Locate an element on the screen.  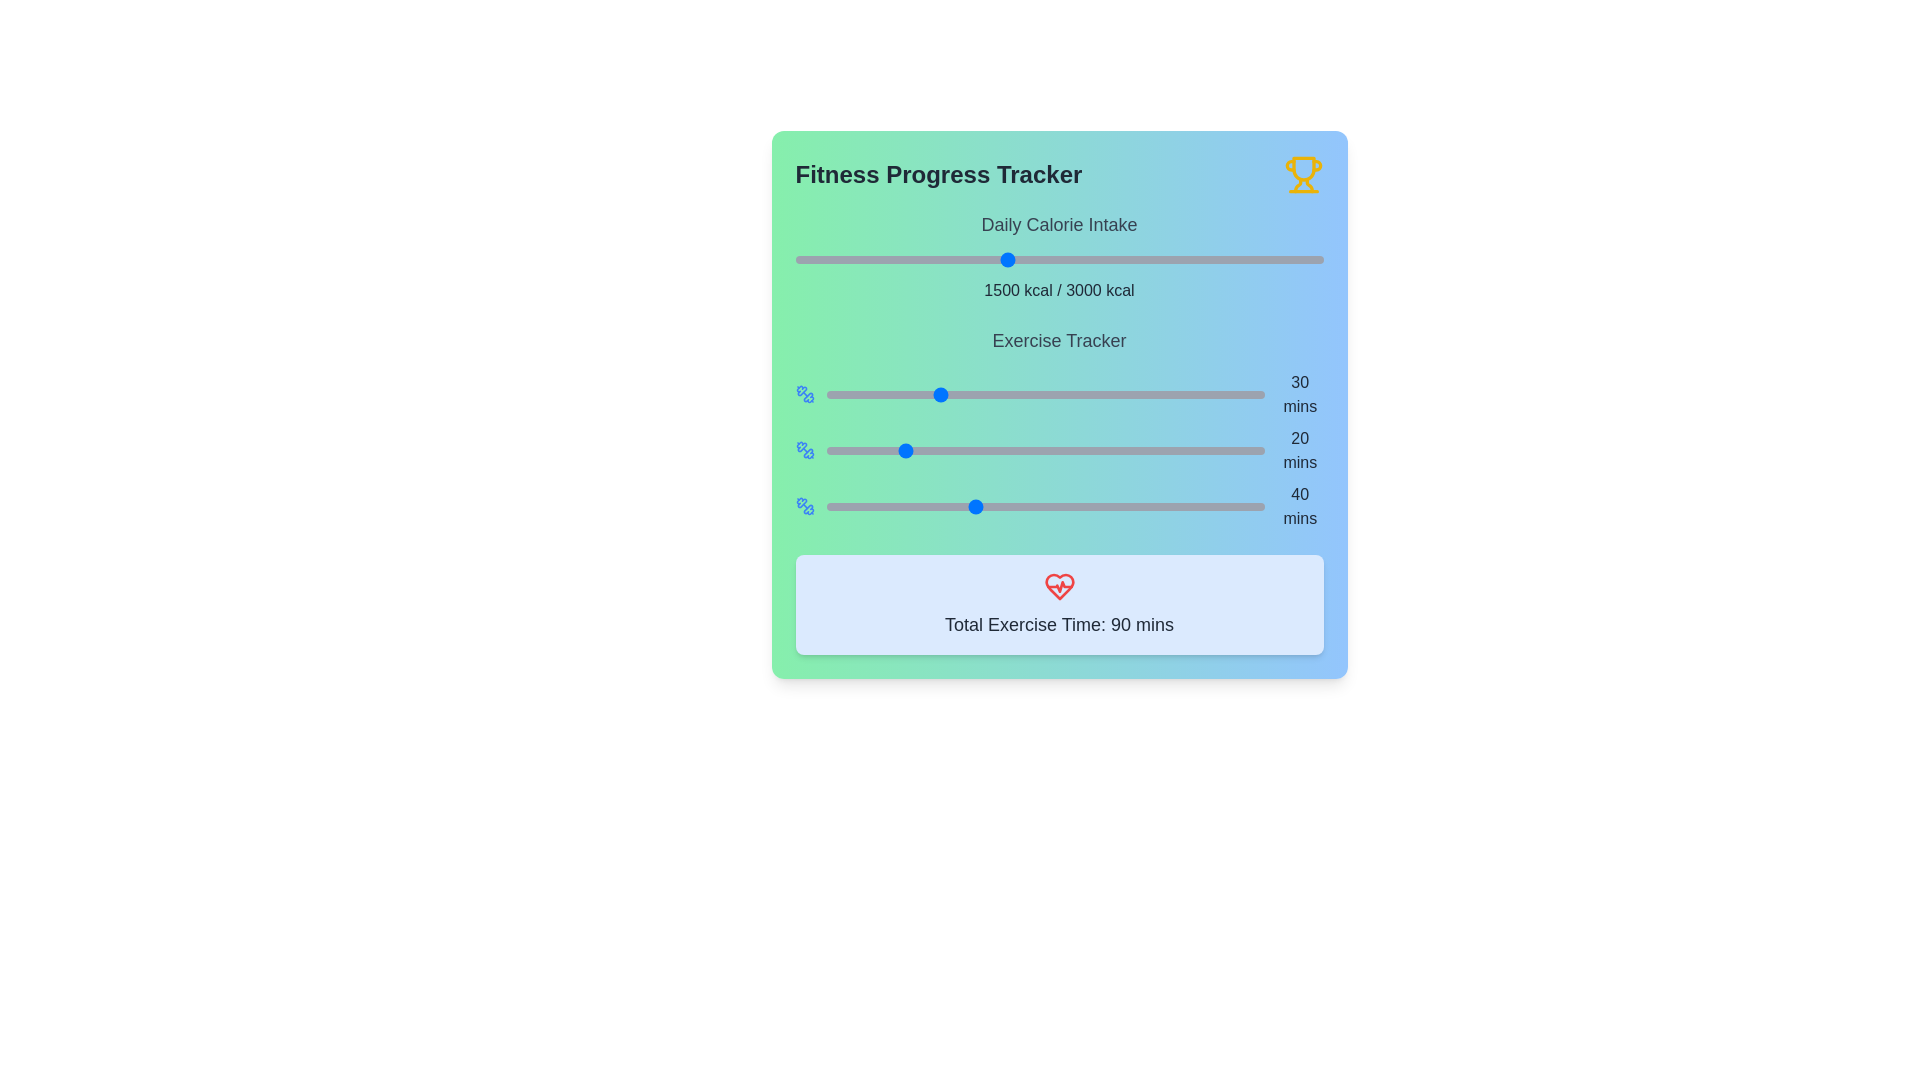
the slider value is located at coordinates (987, 394).